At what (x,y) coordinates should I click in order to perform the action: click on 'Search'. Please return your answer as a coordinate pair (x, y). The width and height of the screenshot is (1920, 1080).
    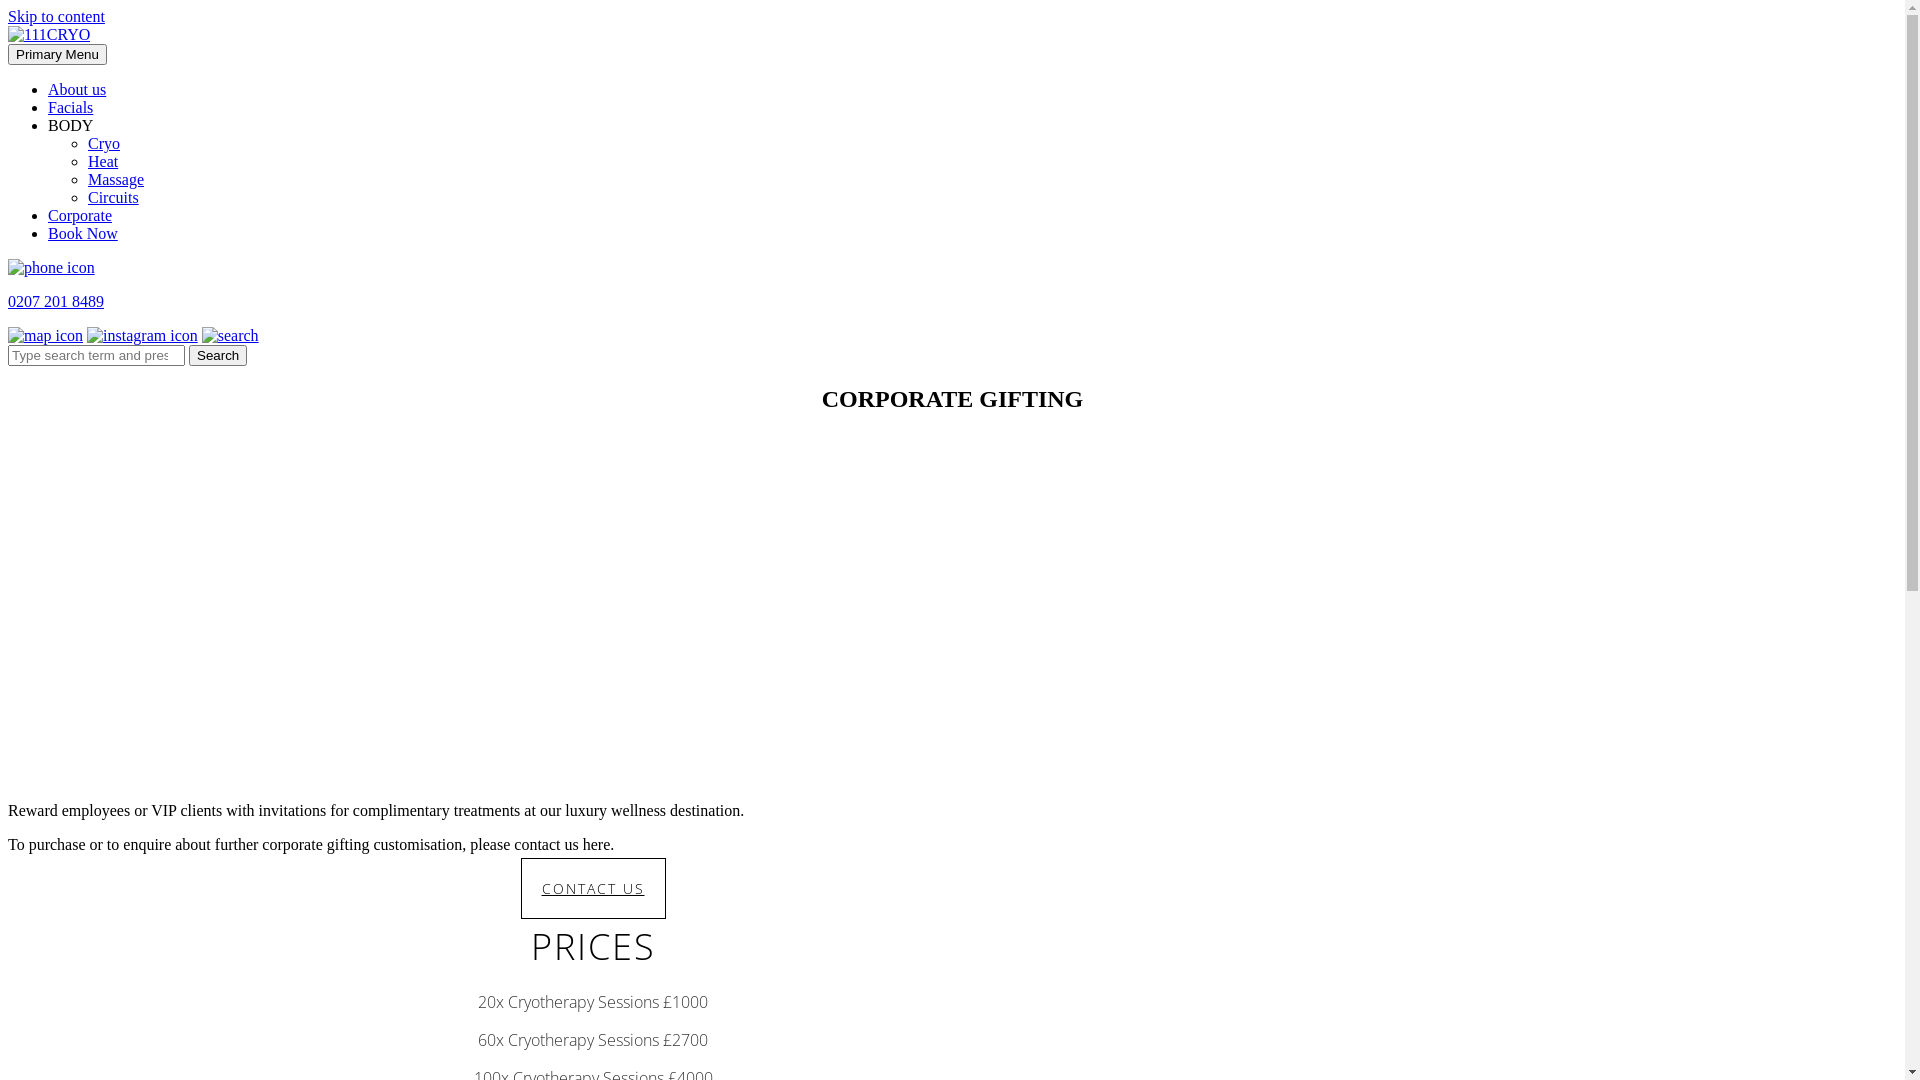
    Looking at the image, I should click on (217, 354).